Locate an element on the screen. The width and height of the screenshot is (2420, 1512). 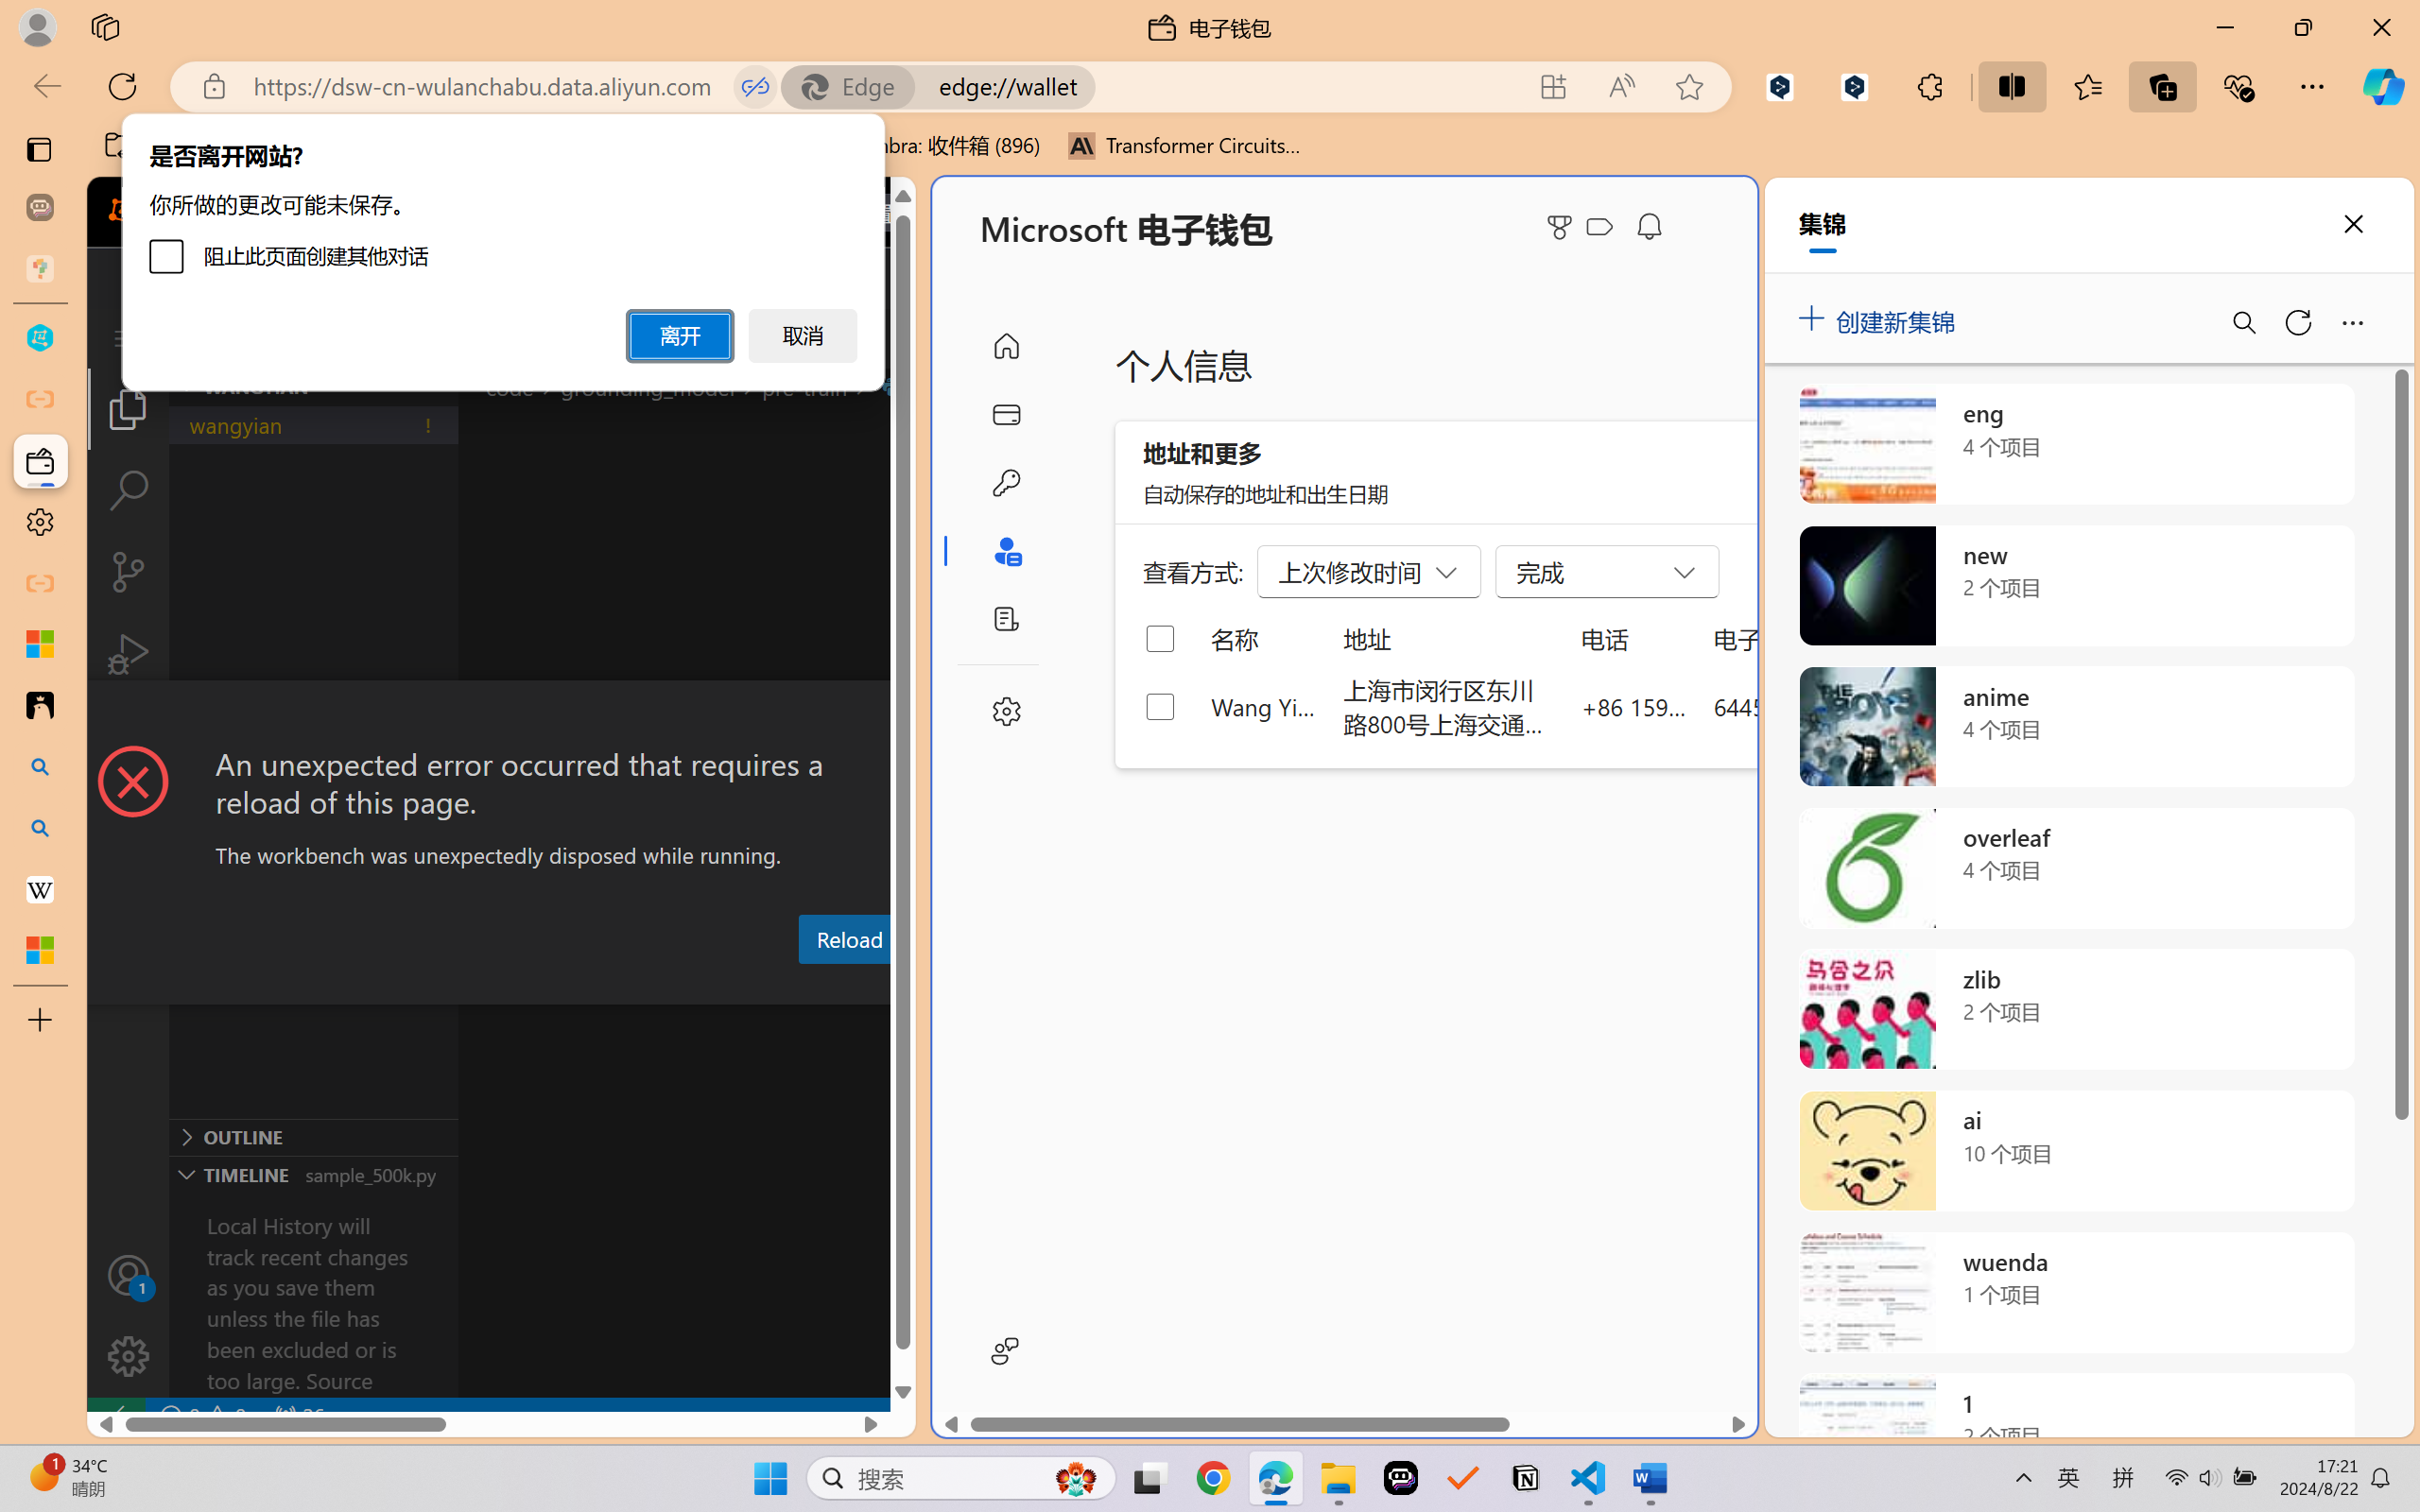
'Earth - Wikipedia' is located at coordinates (39, 887).